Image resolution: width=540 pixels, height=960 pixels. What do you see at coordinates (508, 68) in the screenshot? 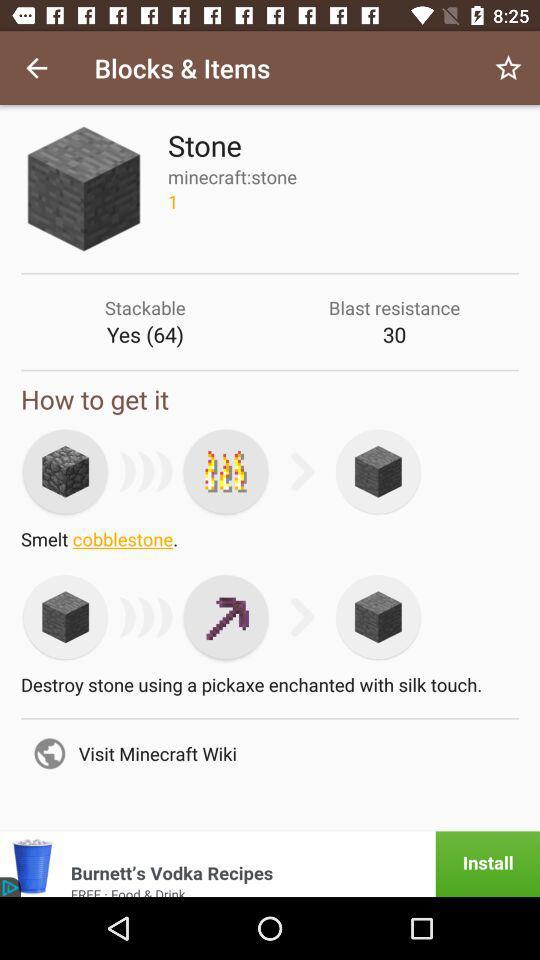
I see `item to the right of the blocks & items` at bounding box center [508, 68].